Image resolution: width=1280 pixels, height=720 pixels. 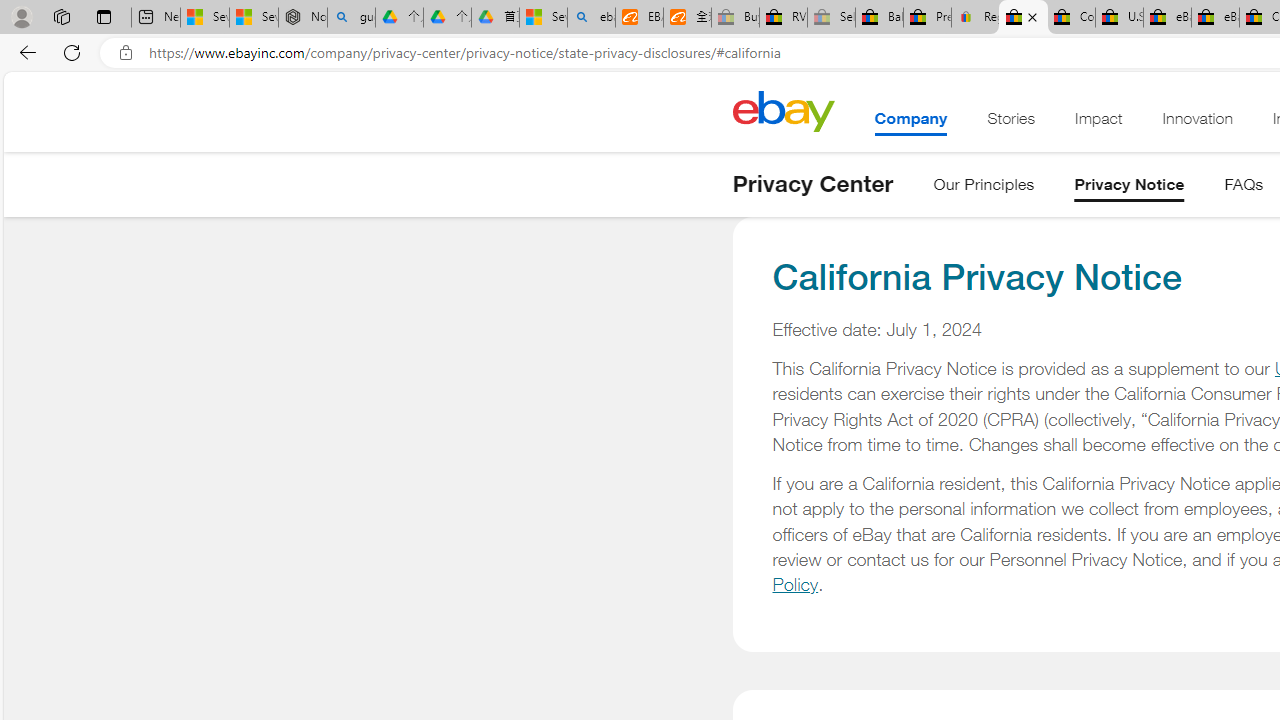 I want to click on 'Baby Keepsakes & Announcements for sale | eBay', so click(x=879, y=17).